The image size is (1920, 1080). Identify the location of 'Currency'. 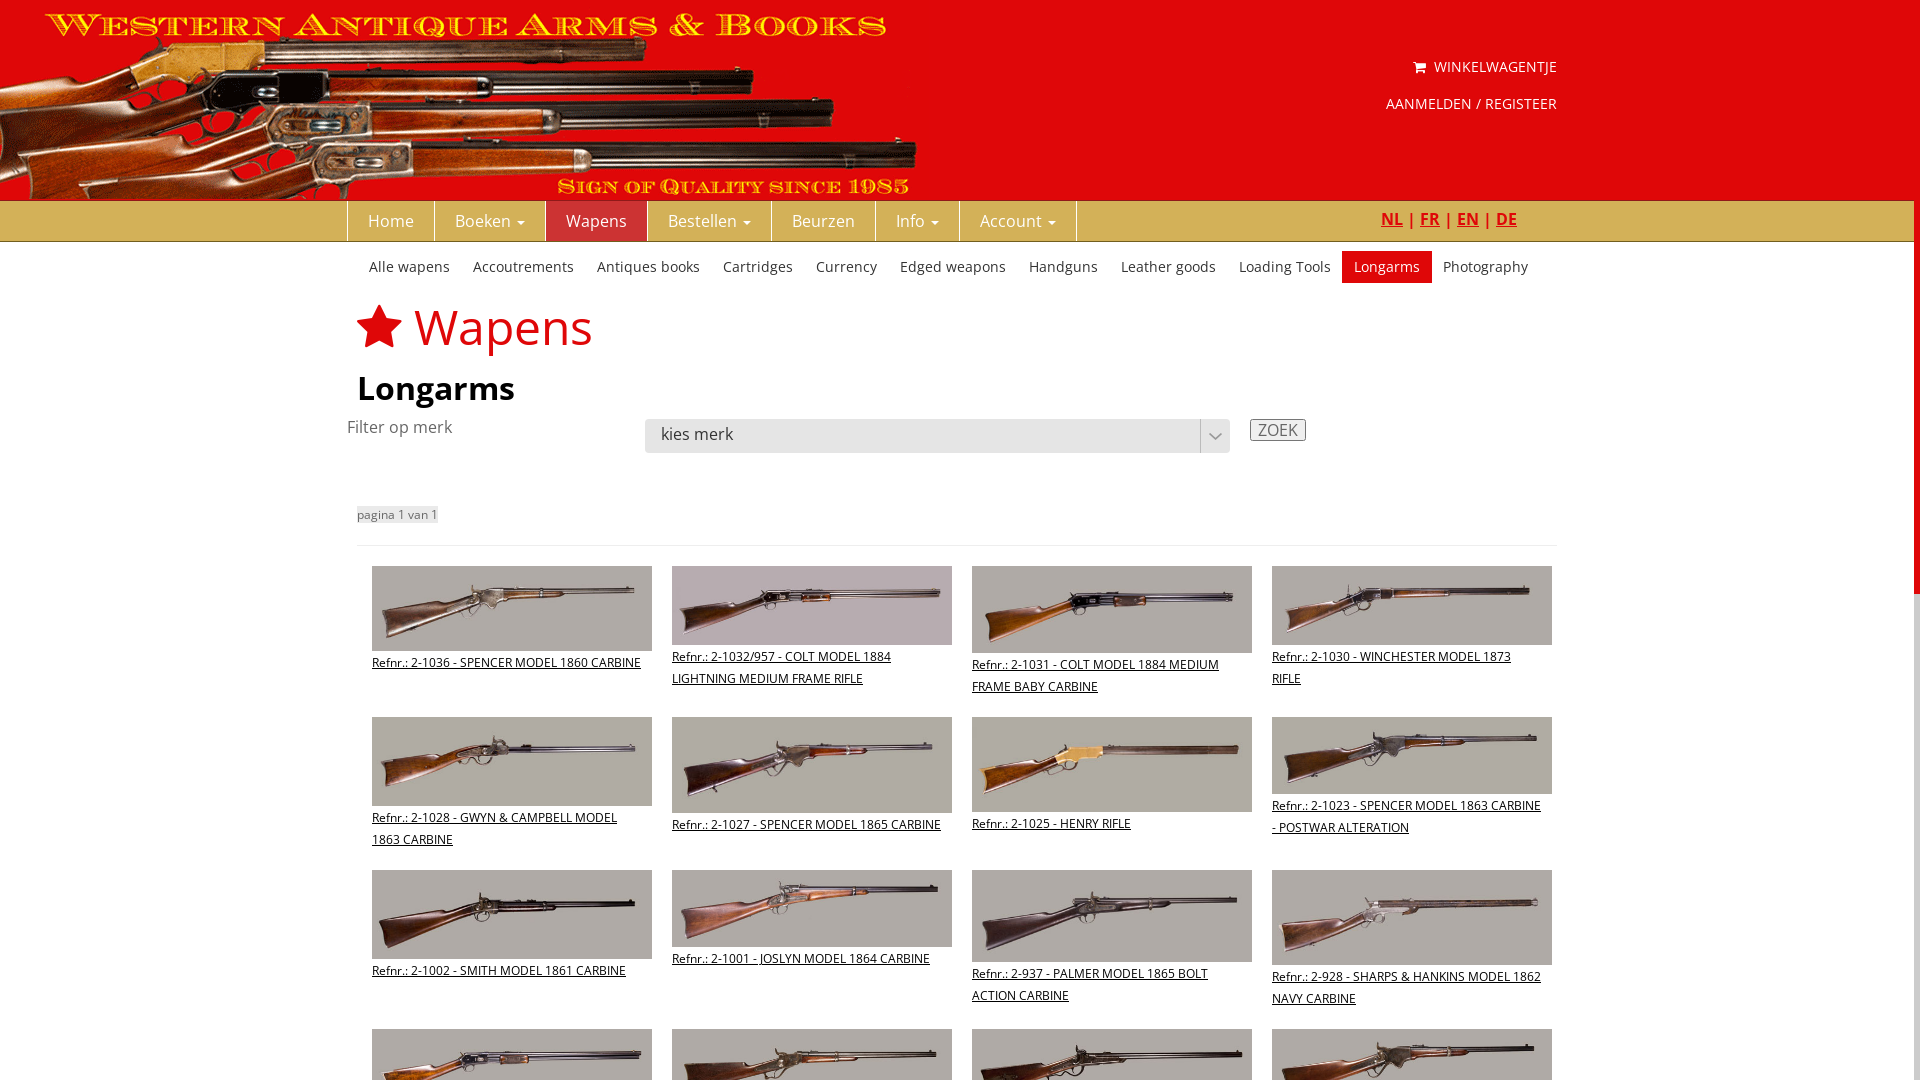
(846, 265).